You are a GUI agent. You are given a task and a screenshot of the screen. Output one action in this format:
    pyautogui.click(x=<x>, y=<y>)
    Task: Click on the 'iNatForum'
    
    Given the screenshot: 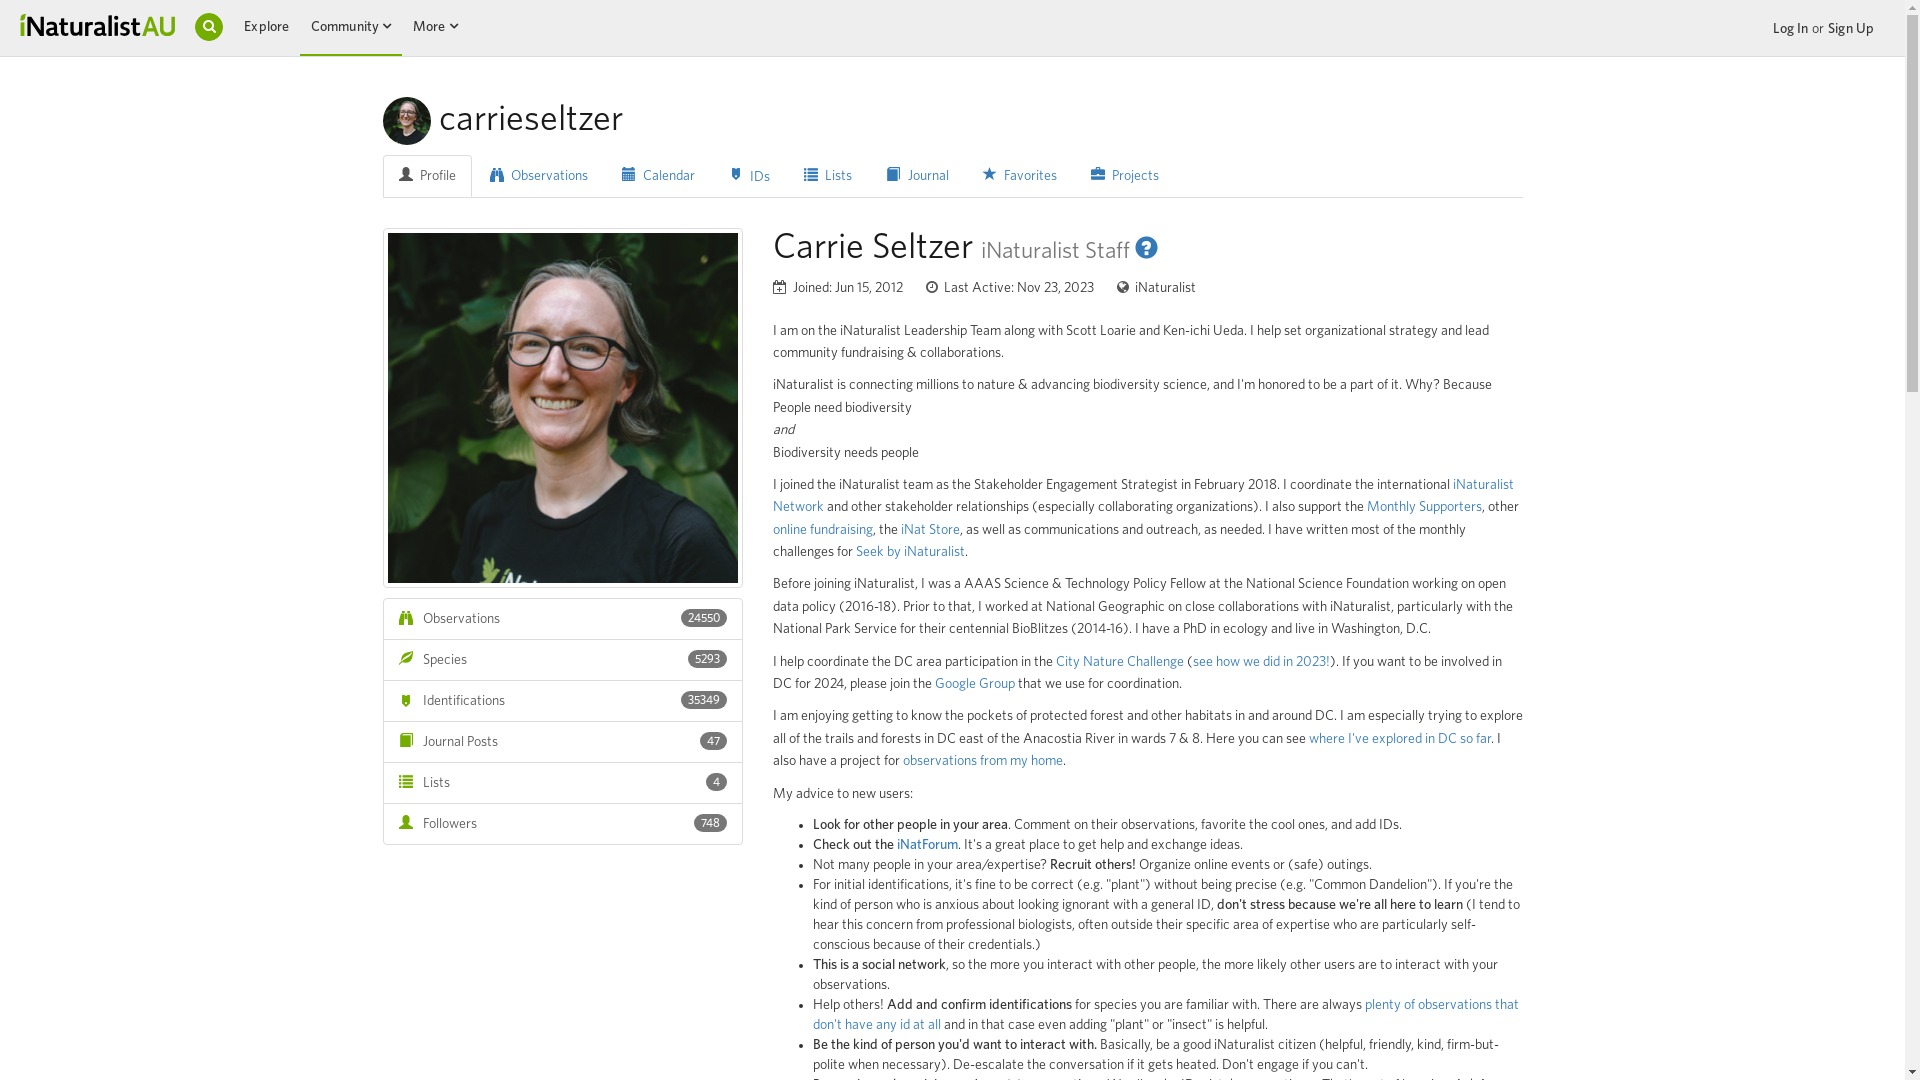 What is the action you would take?
    pyautogui.click(x=925, y=844)
    